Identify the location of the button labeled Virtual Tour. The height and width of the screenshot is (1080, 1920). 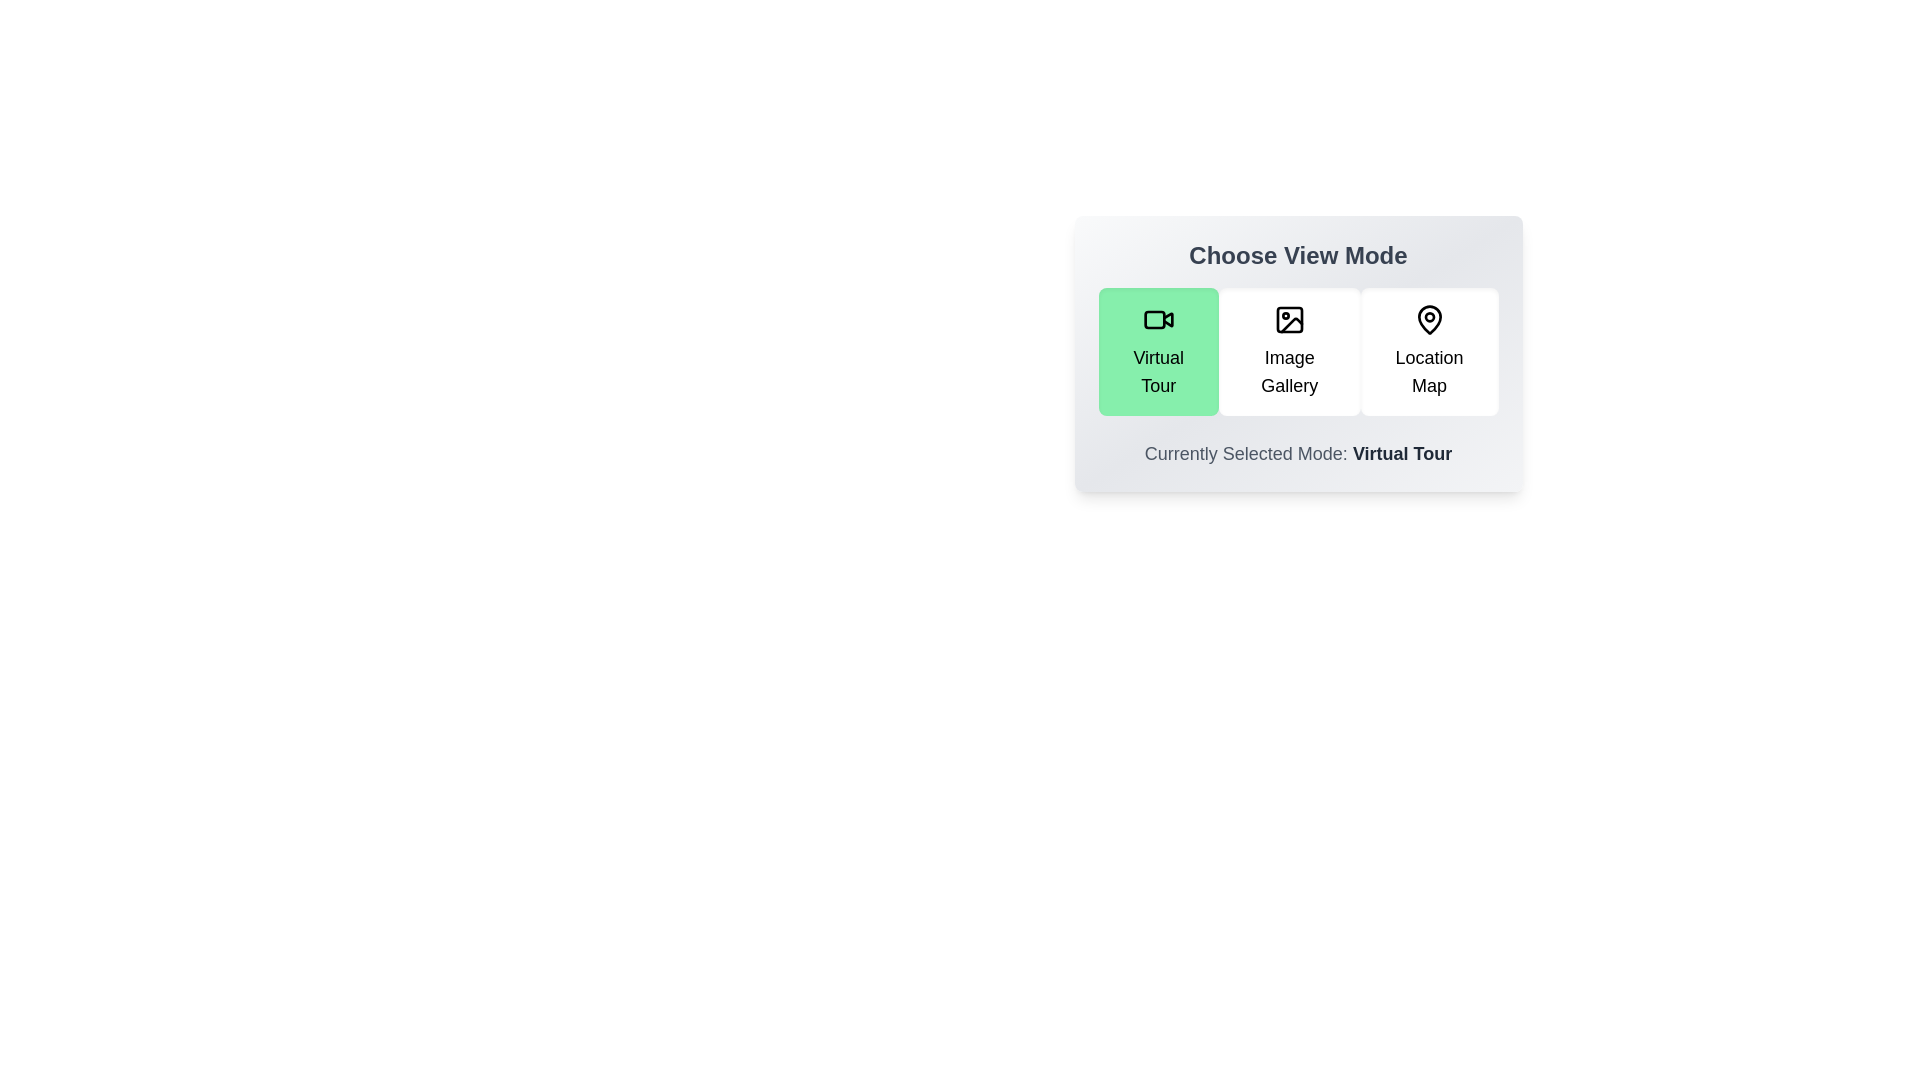
(1158, 350).